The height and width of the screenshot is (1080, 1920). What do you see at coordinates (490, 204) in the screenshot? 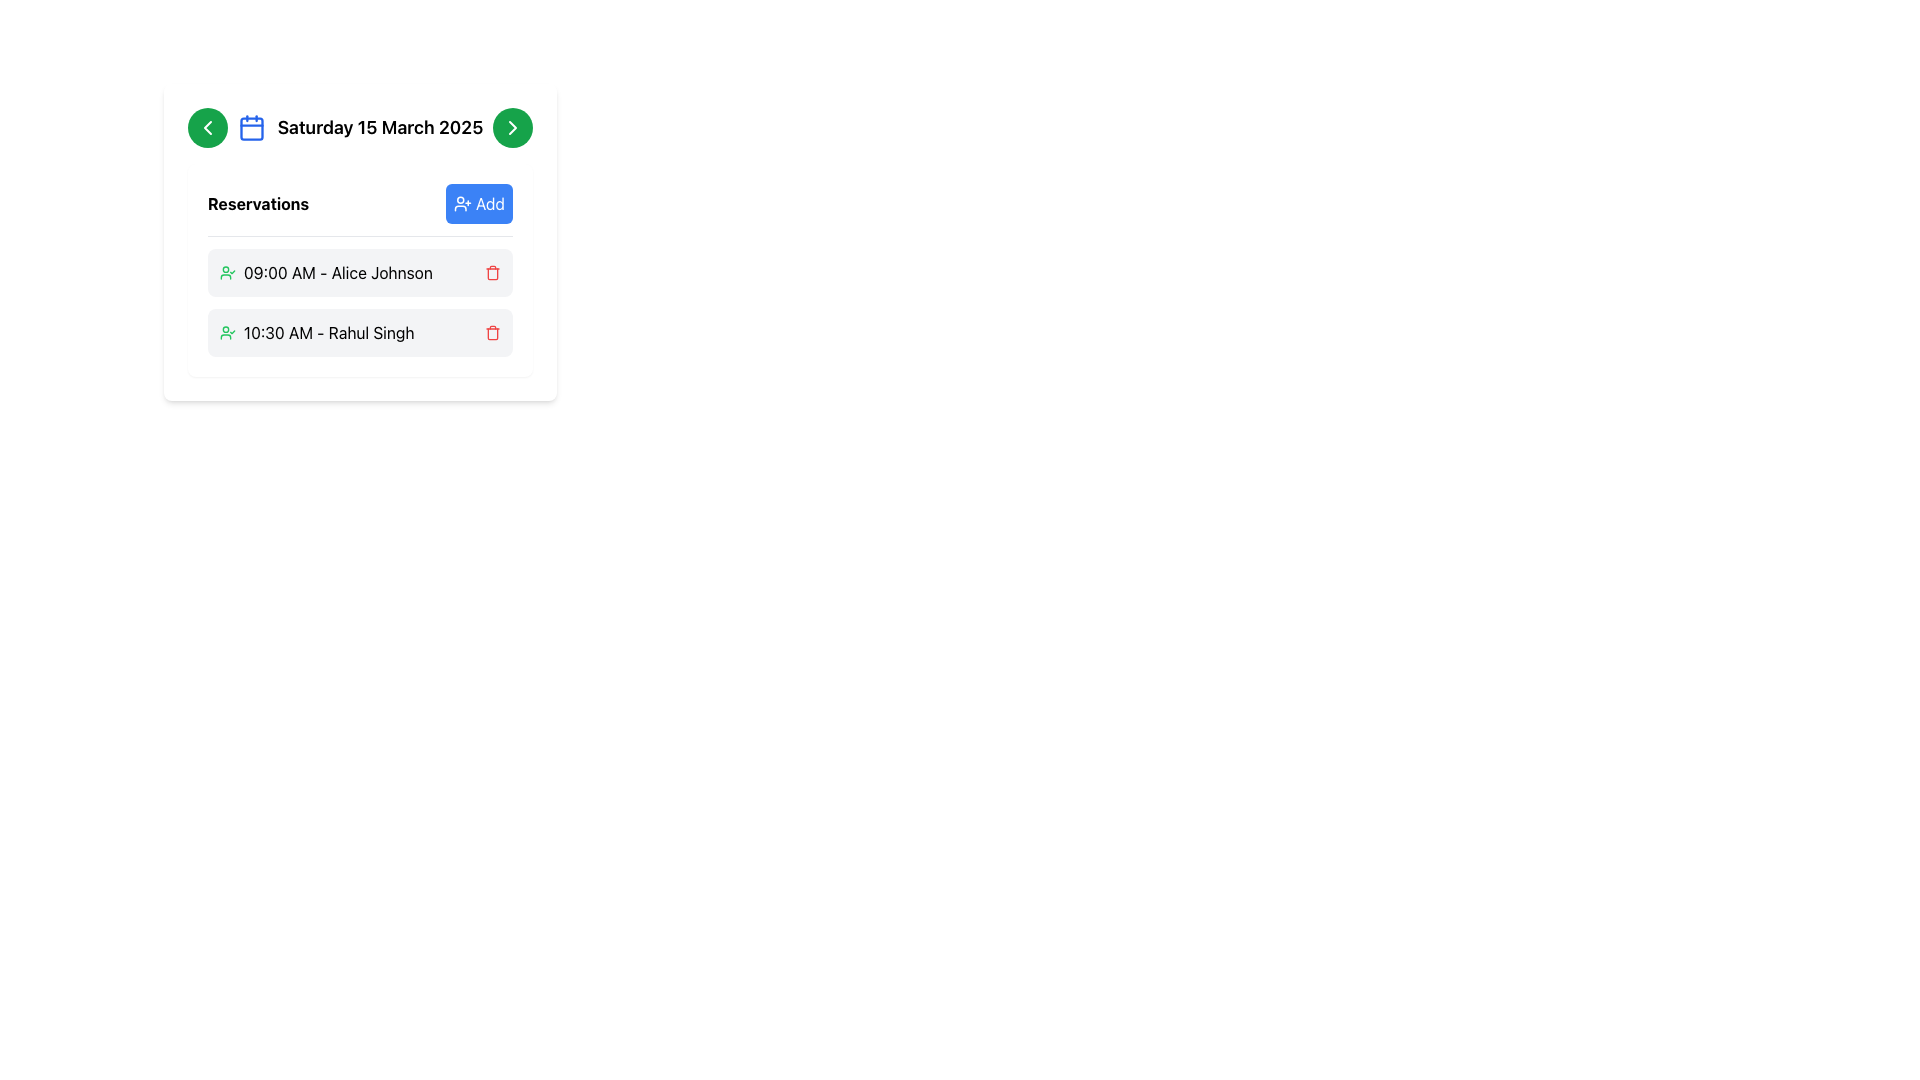
I see `the label text in the top-right corner of the reservations section` at bounding box center [490, 204].